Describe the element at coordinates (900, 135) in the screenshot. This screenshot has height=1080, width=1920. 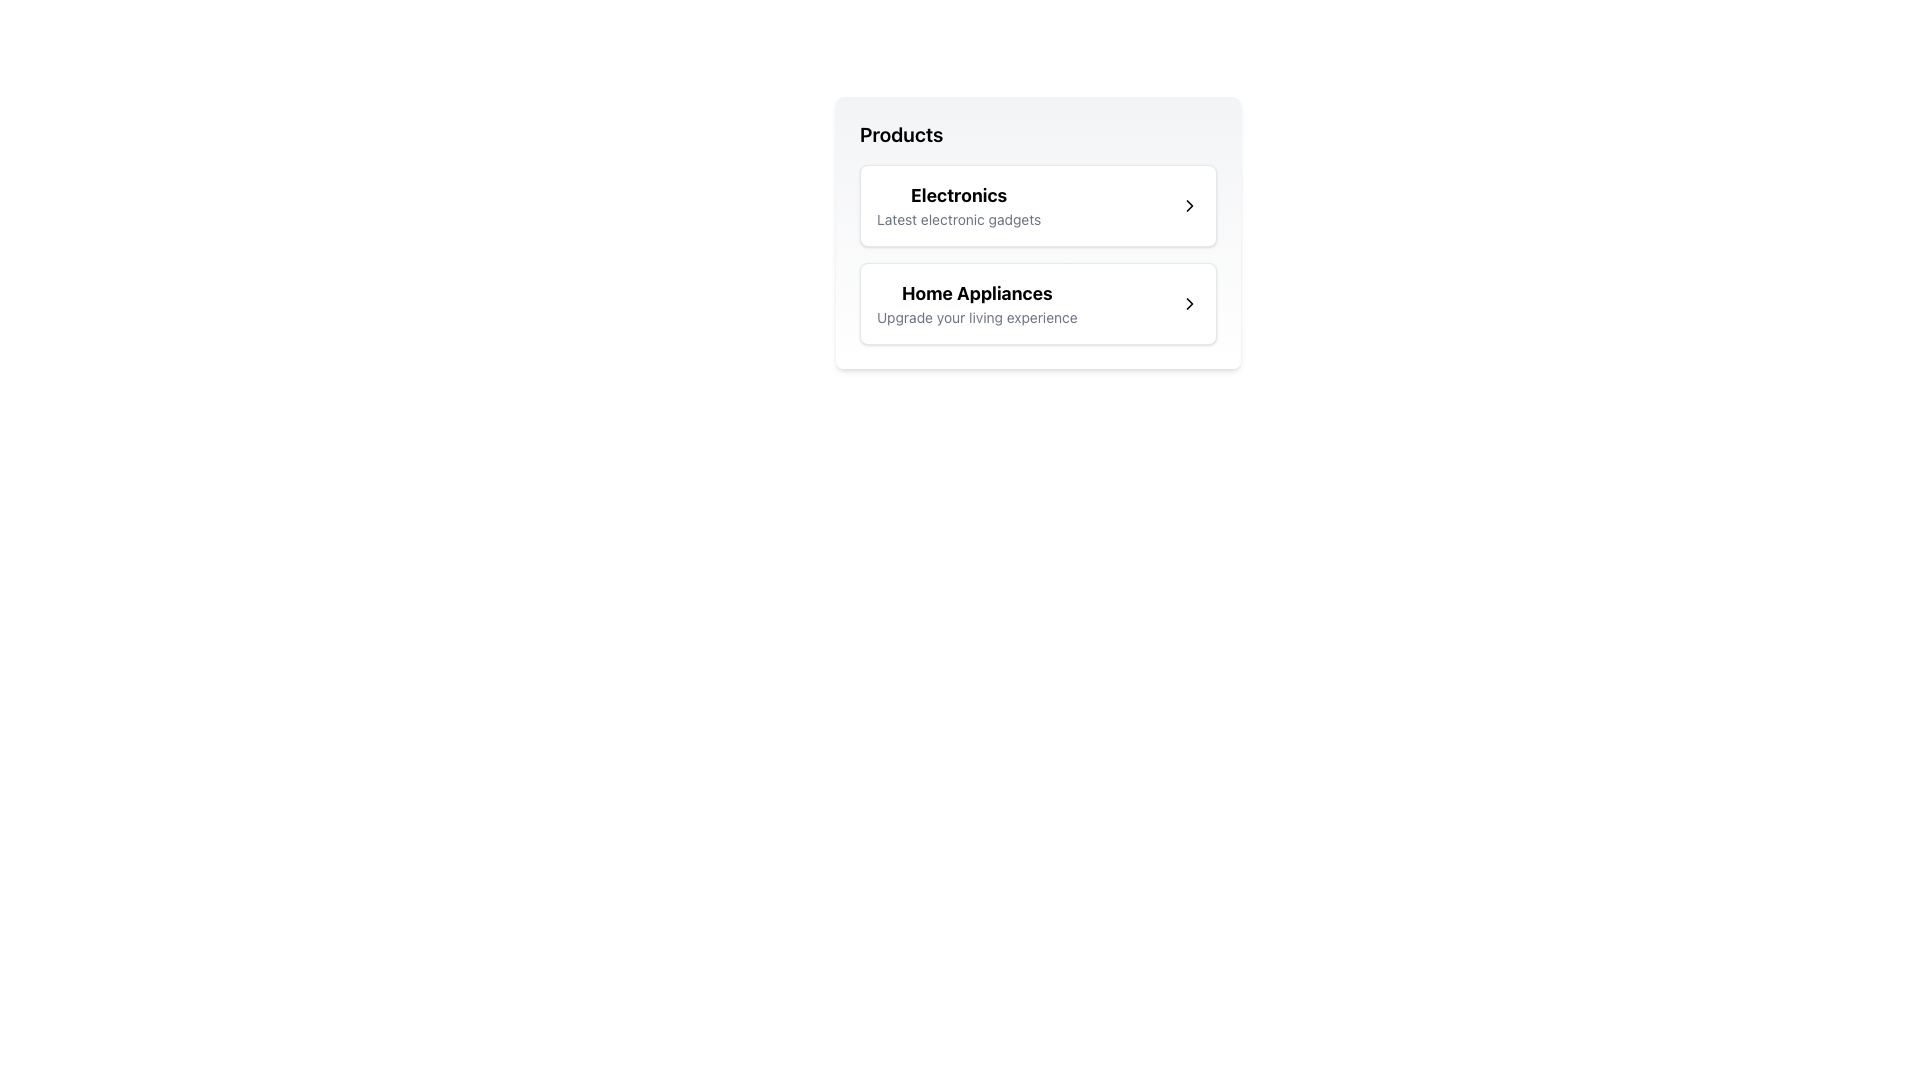
I see `the text element displaying the word 'Products' located at the top of the card section` at that location.